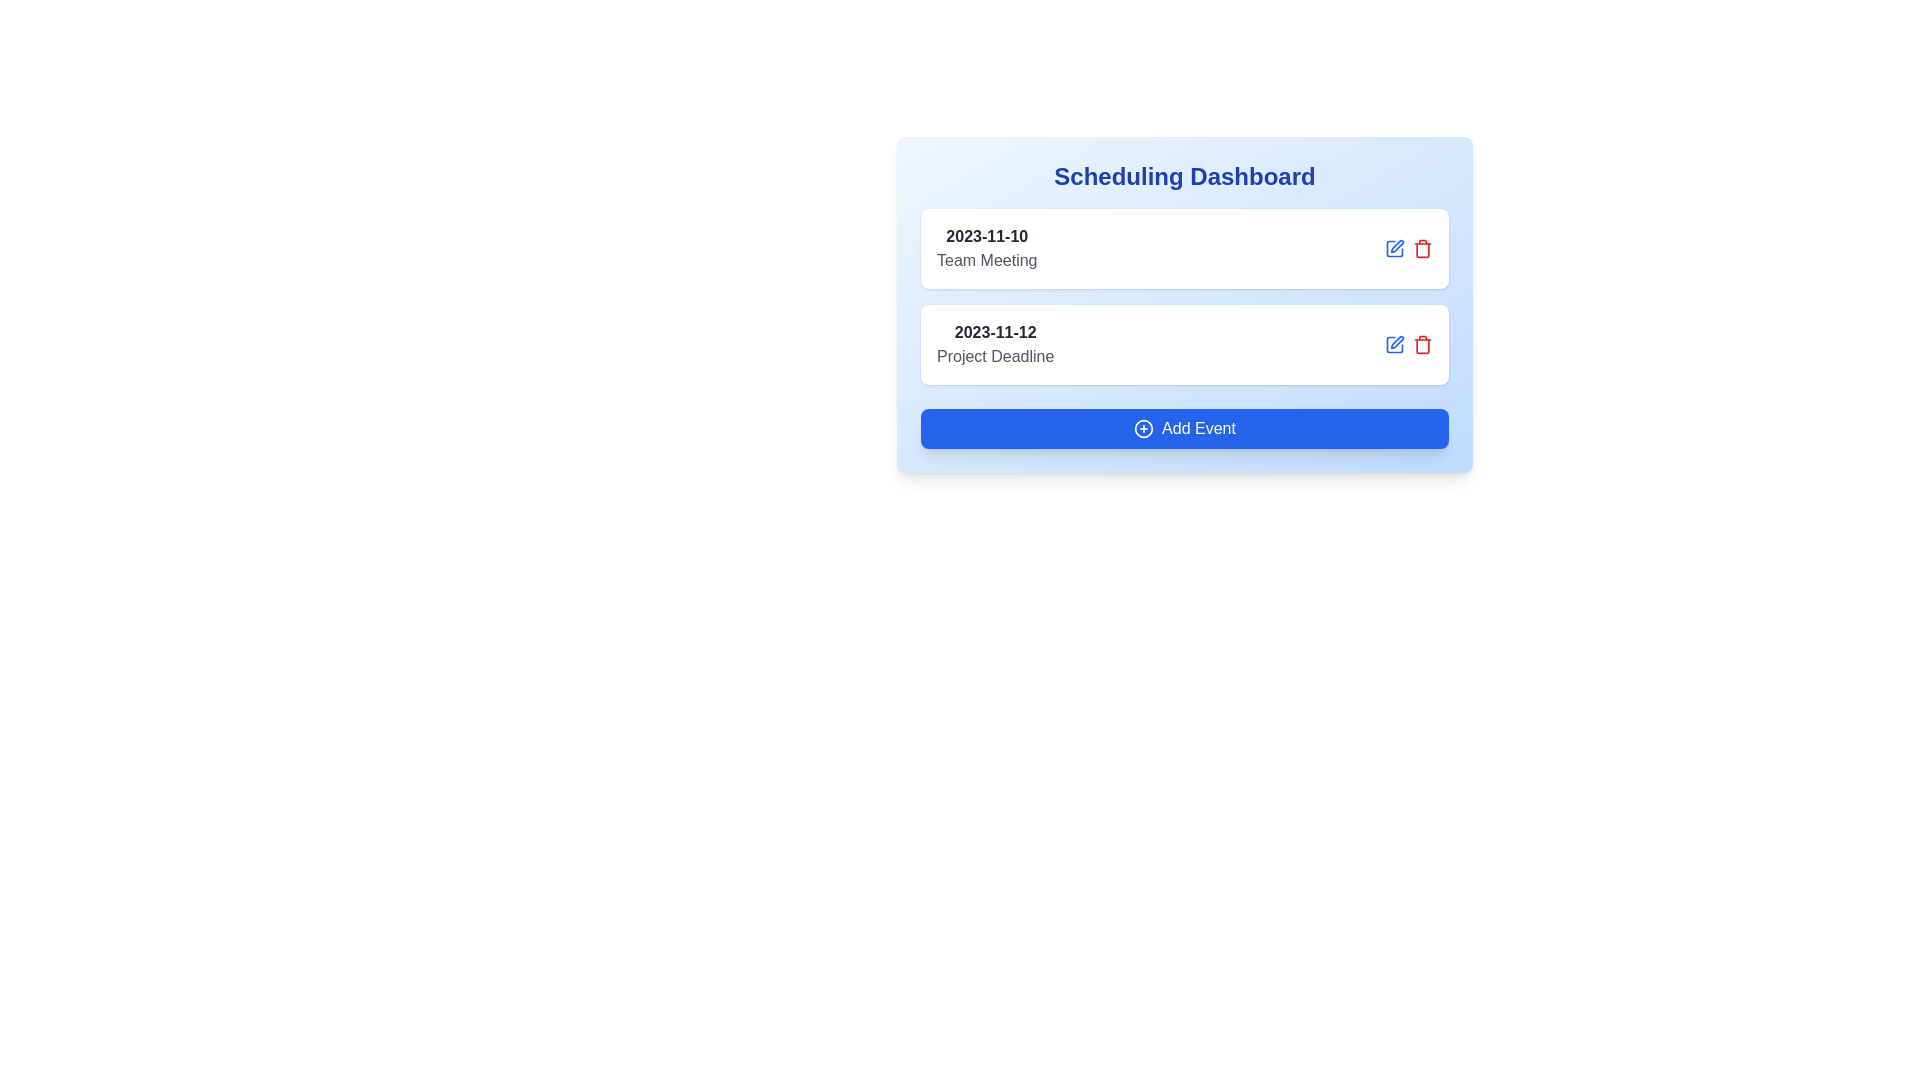 This screenshot has height=1080, width=1920. What do you see at coordinates (1395, 245) in the screenshot?
I see `the 'edit' icon button located adjacent to the event titles in the right section of the interface to initiate the editing process` at bounding box center [1395, 245].